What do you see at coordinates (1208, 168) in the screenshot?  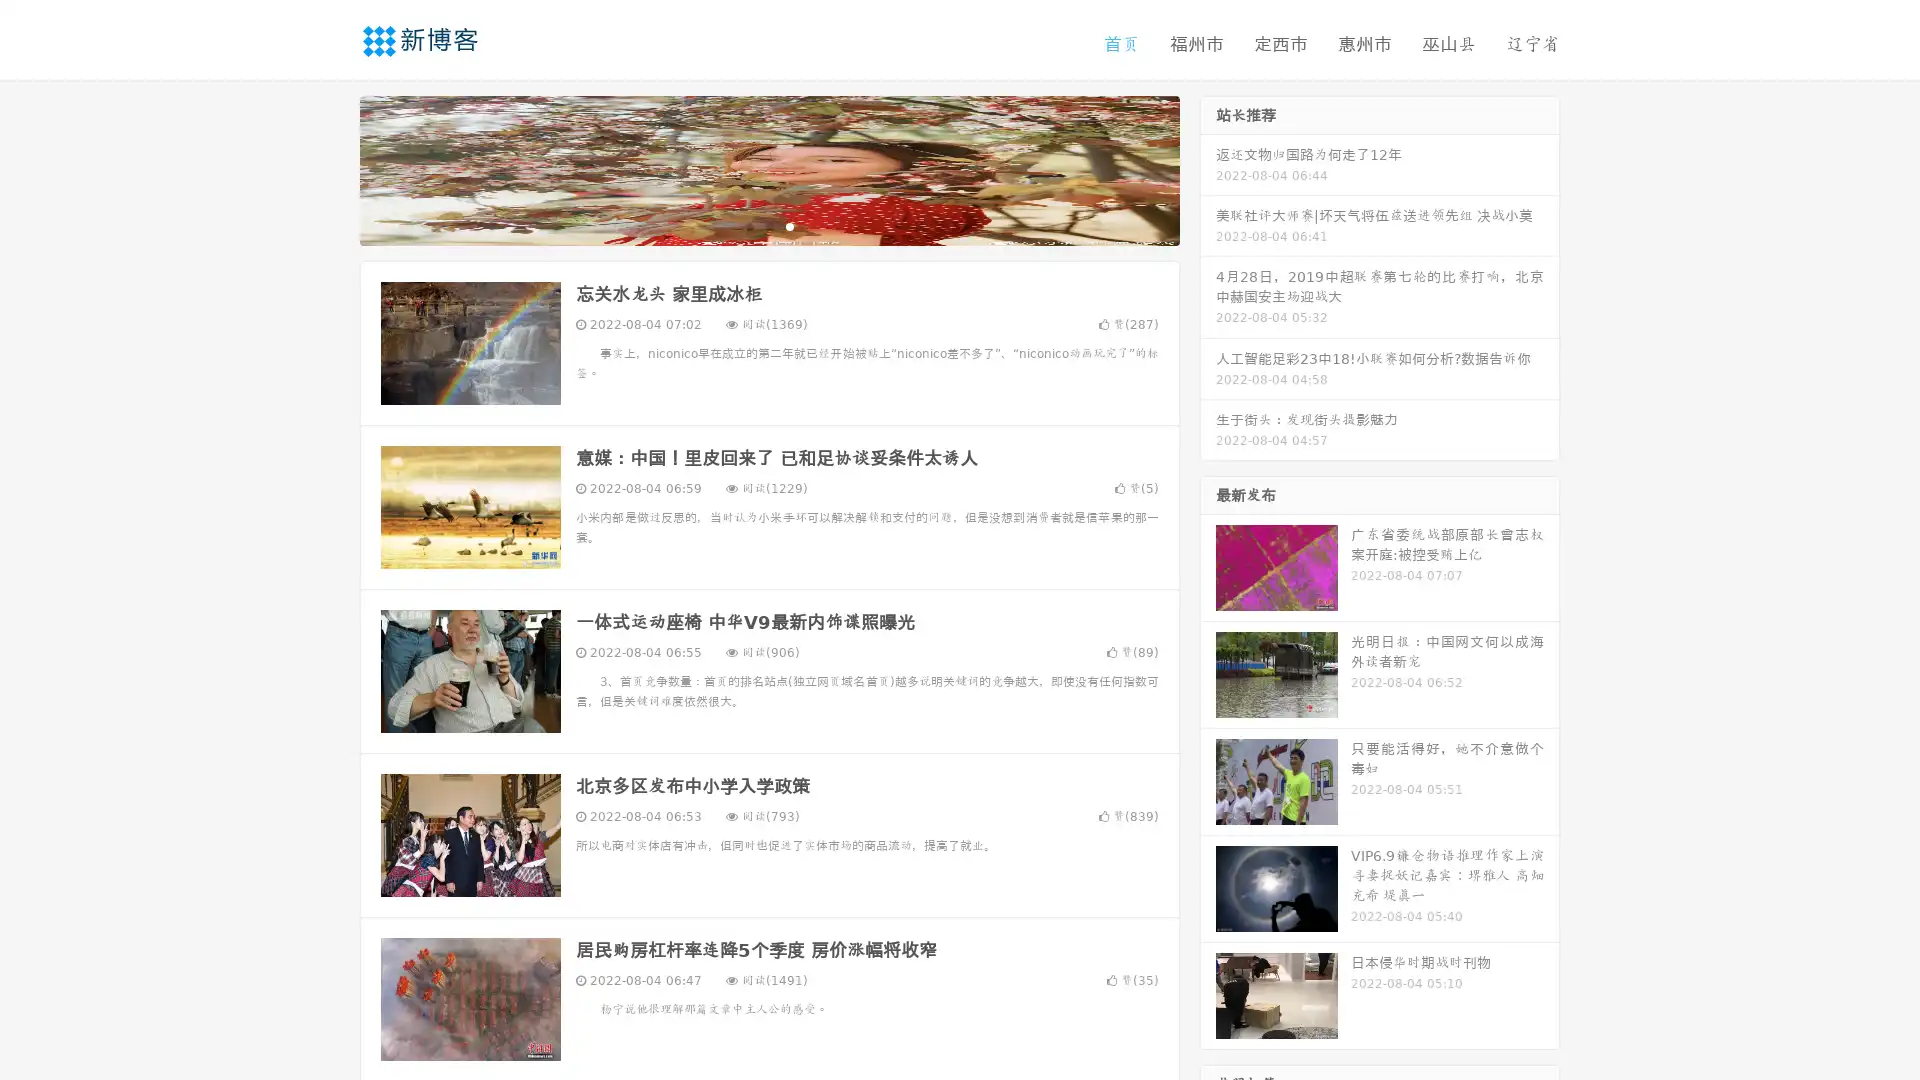 I see `Next slide` at bounding box center [1208, 168].